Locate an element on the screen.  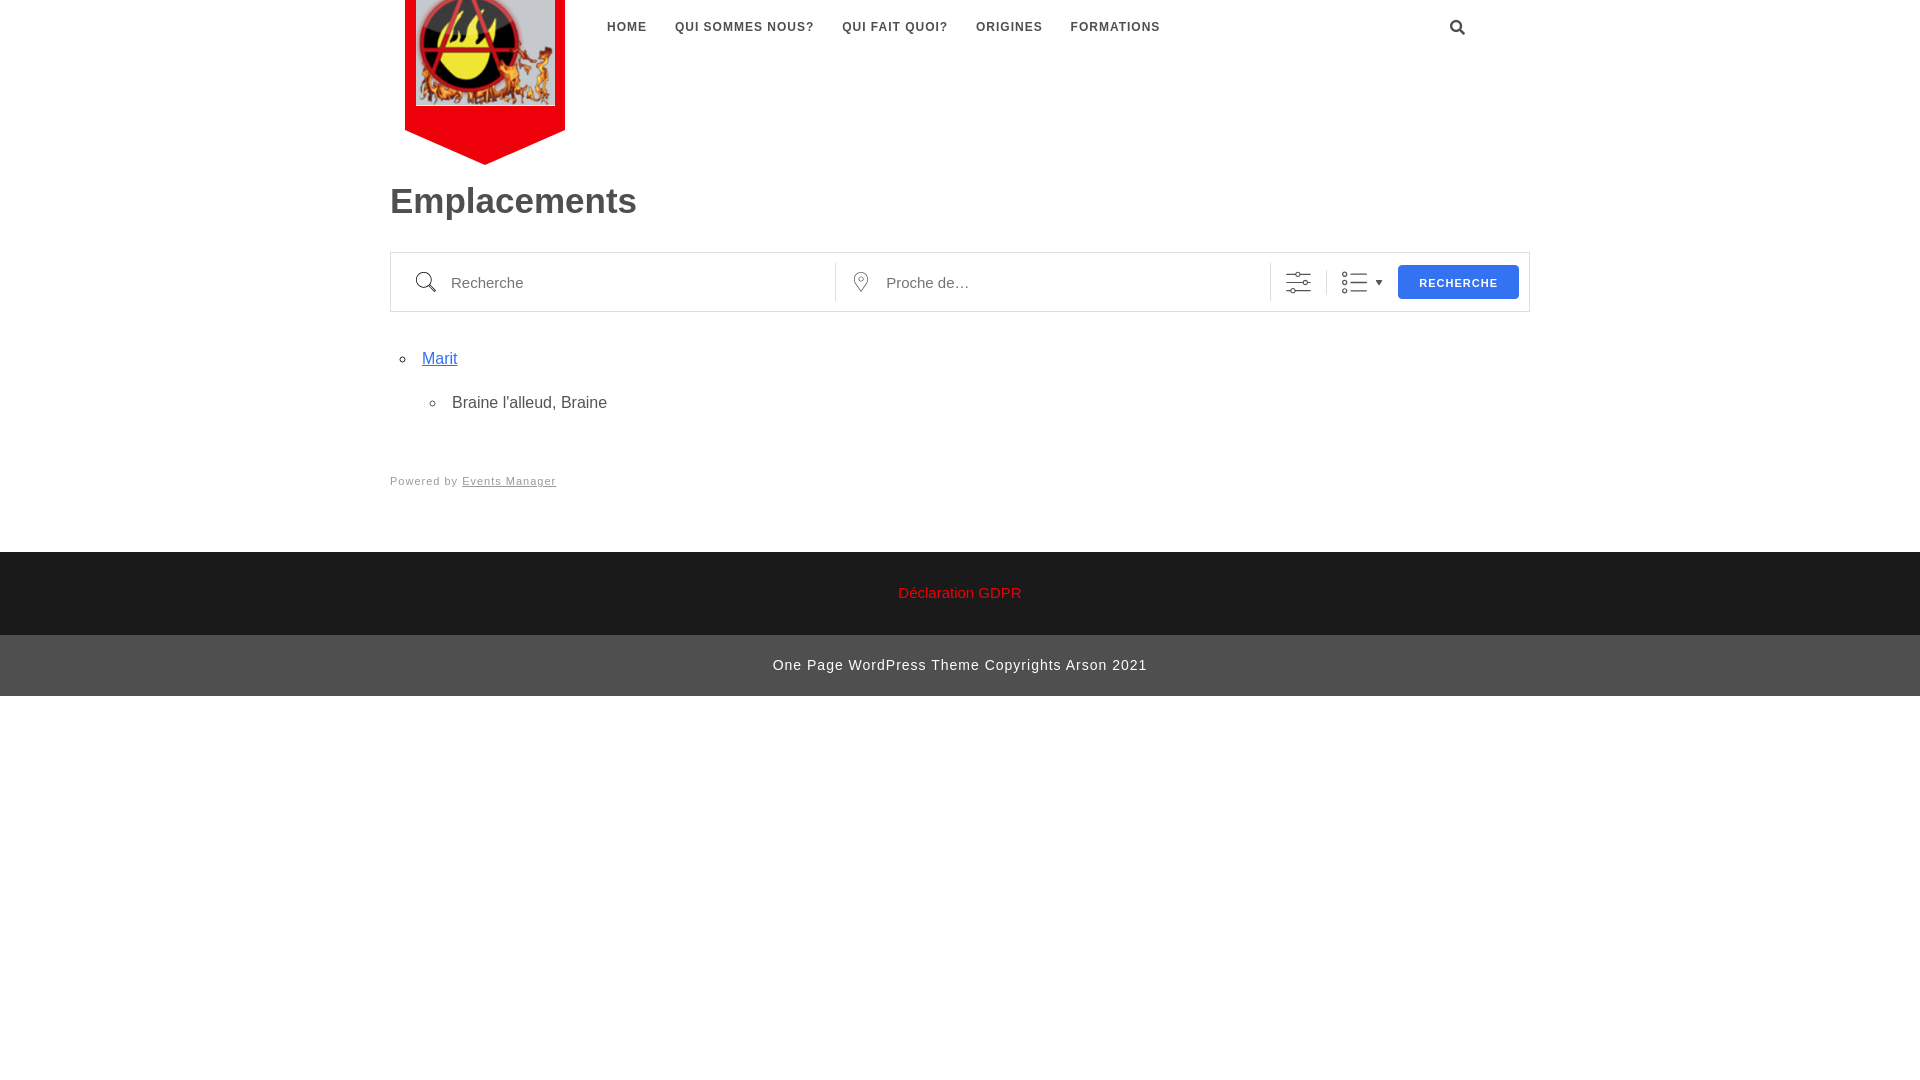
'HOME' is located at coordinates (626, 27).